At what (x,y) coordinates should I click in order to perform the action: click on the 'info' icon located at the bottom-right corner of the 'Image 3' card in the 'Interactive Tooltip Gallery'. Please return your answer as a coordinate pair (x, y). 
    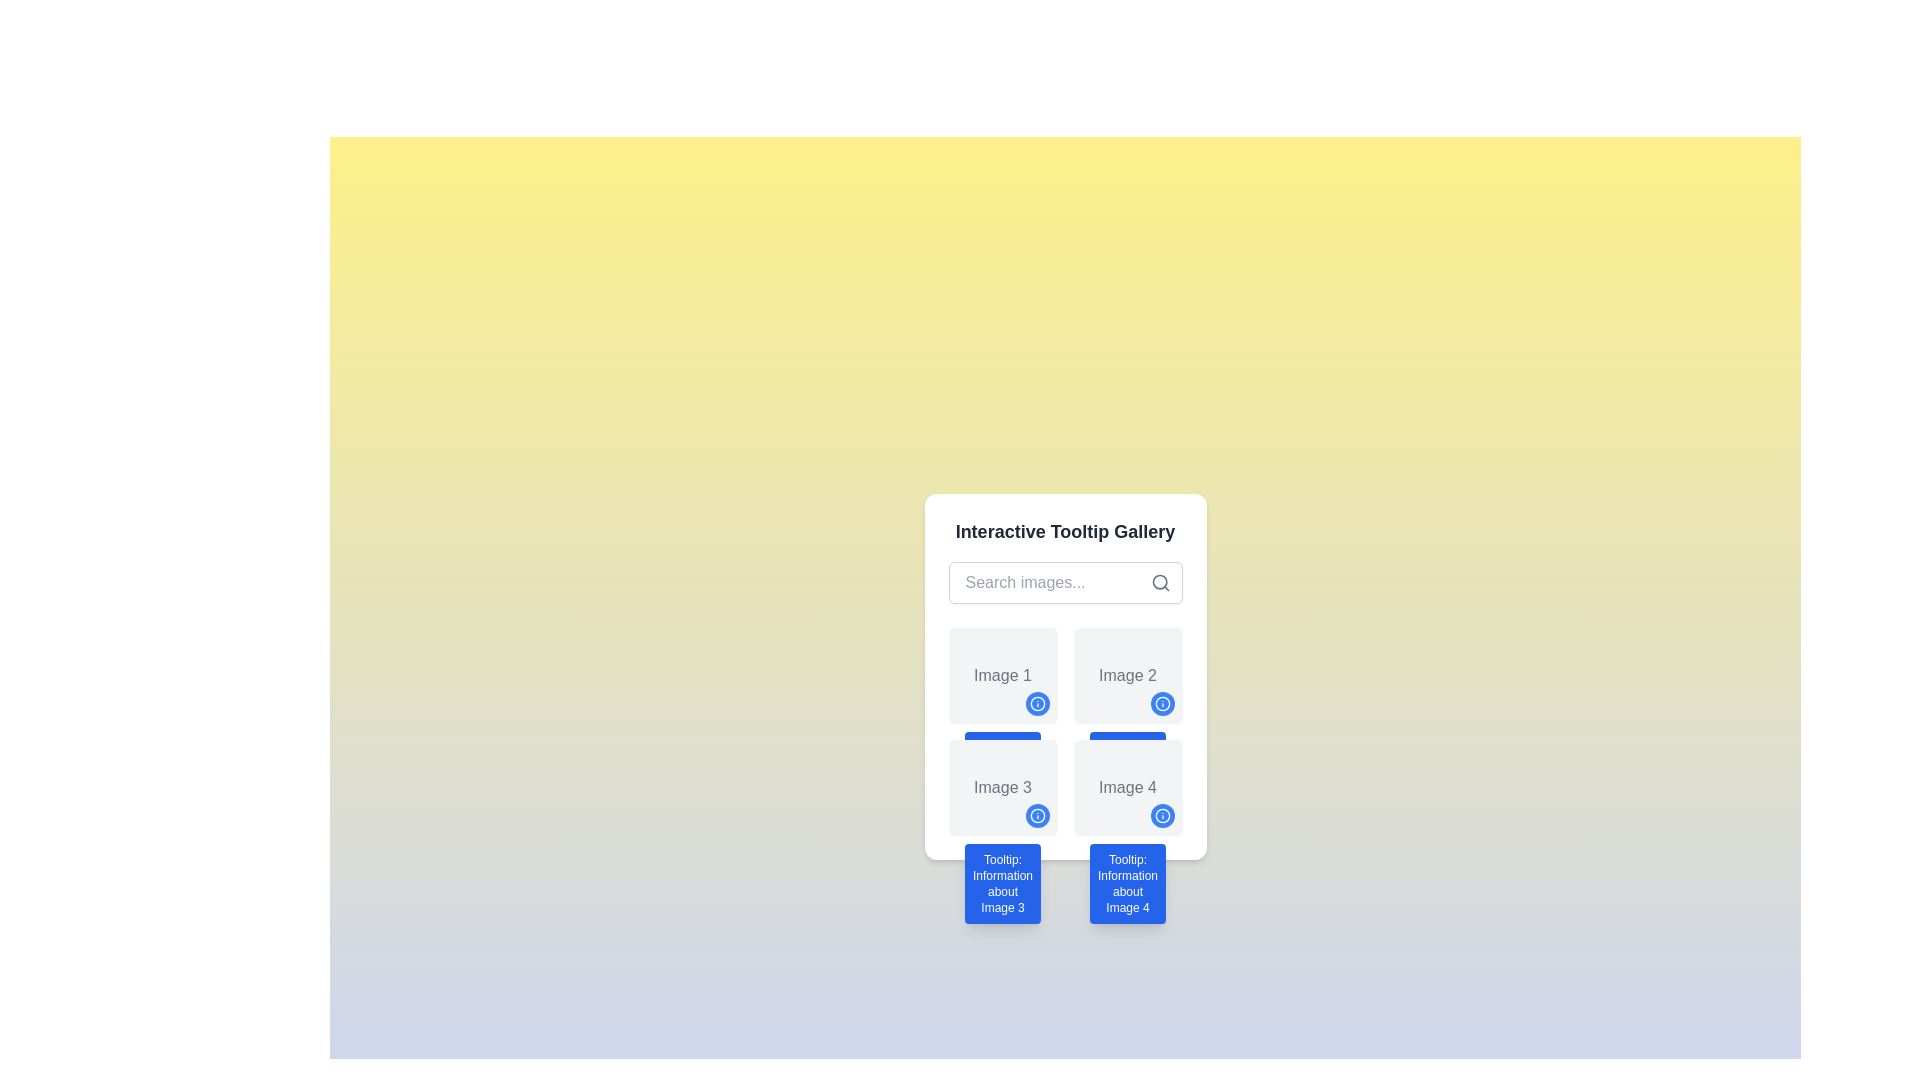
    Looking at the image, I should click on (1037, 816).